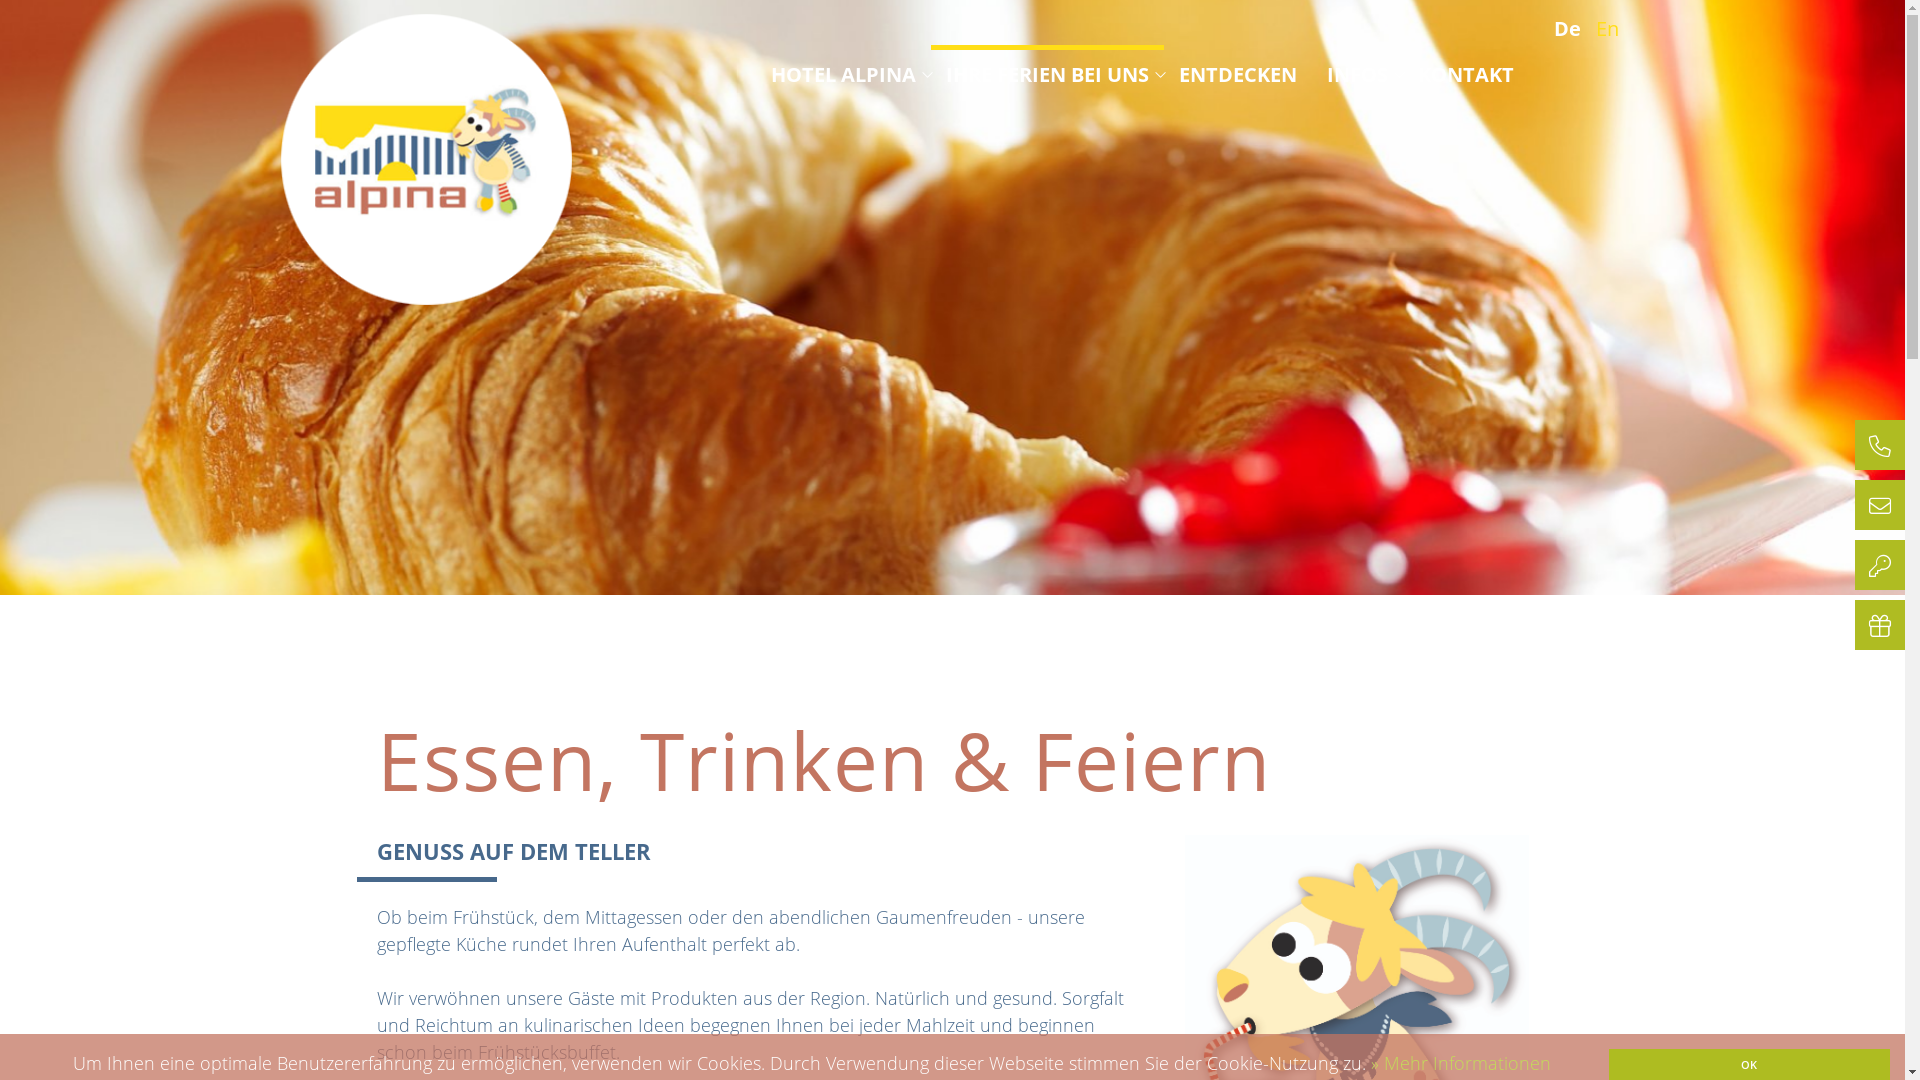  What do you see at coordinates (1236, 73) in the screenshot?
I see `'ENTDECKEN'` at bounding box center [1236, 73].